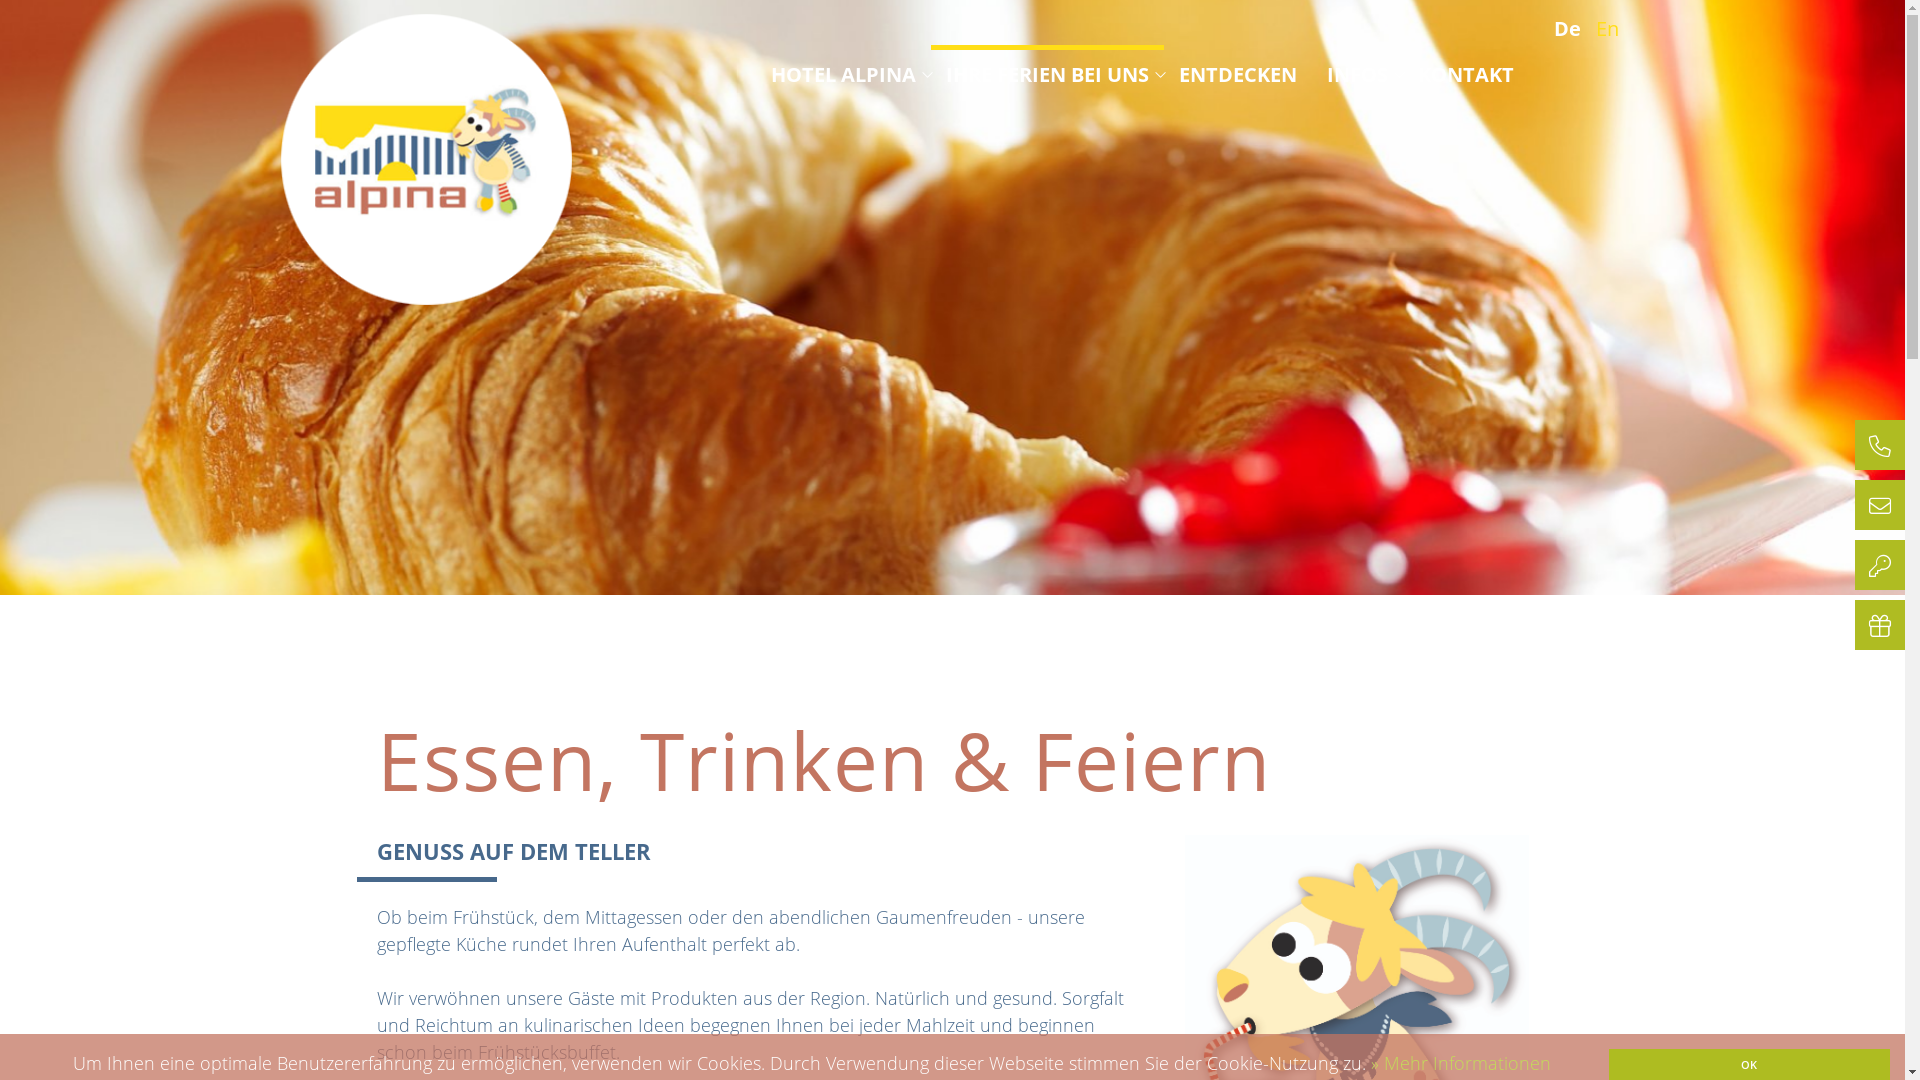  What do you see at coordinates (1236, 73) in the screenshot?
I see `'ENTDECKEN'` at bounding box center [1236, 73].